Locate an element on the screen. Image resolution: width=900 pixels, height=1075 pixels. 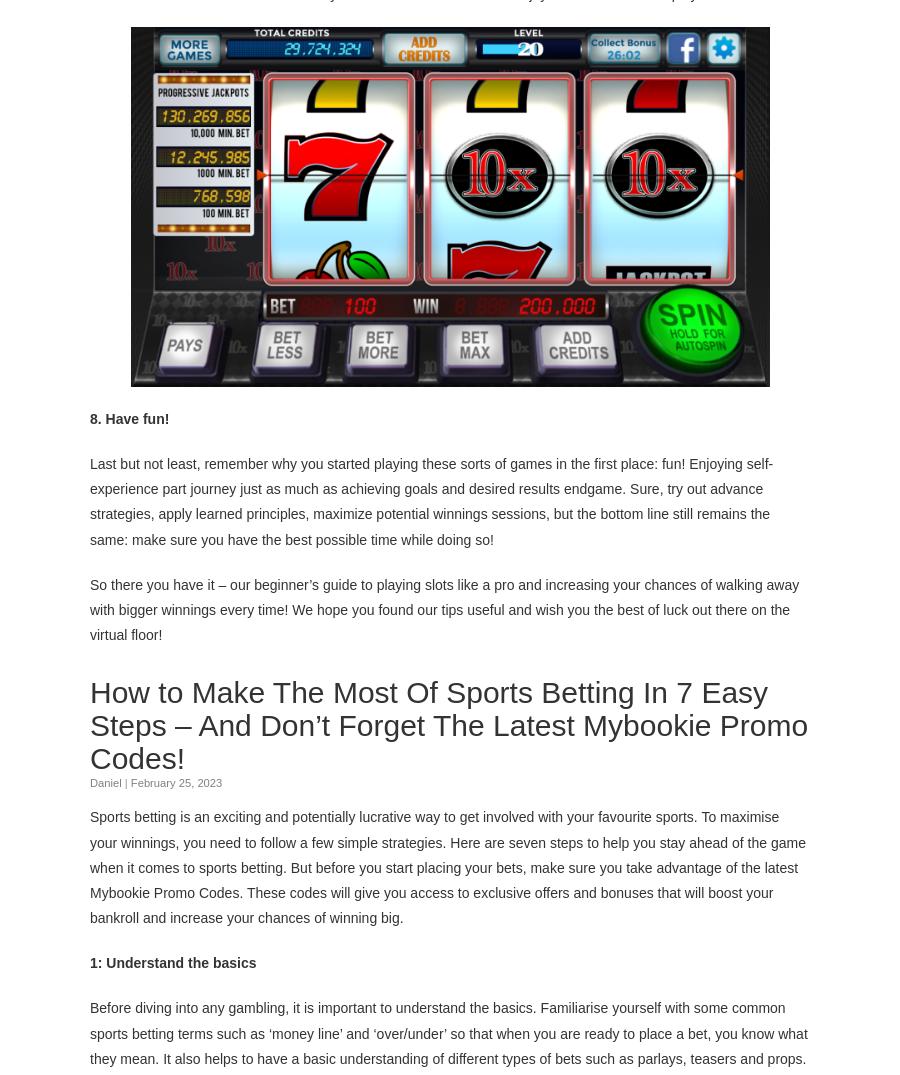
'. These codes will give you access to exclusive offers and bonuses that will boost your bankroll and increase your chances of winning big.' is located at coordinates (431, 904).